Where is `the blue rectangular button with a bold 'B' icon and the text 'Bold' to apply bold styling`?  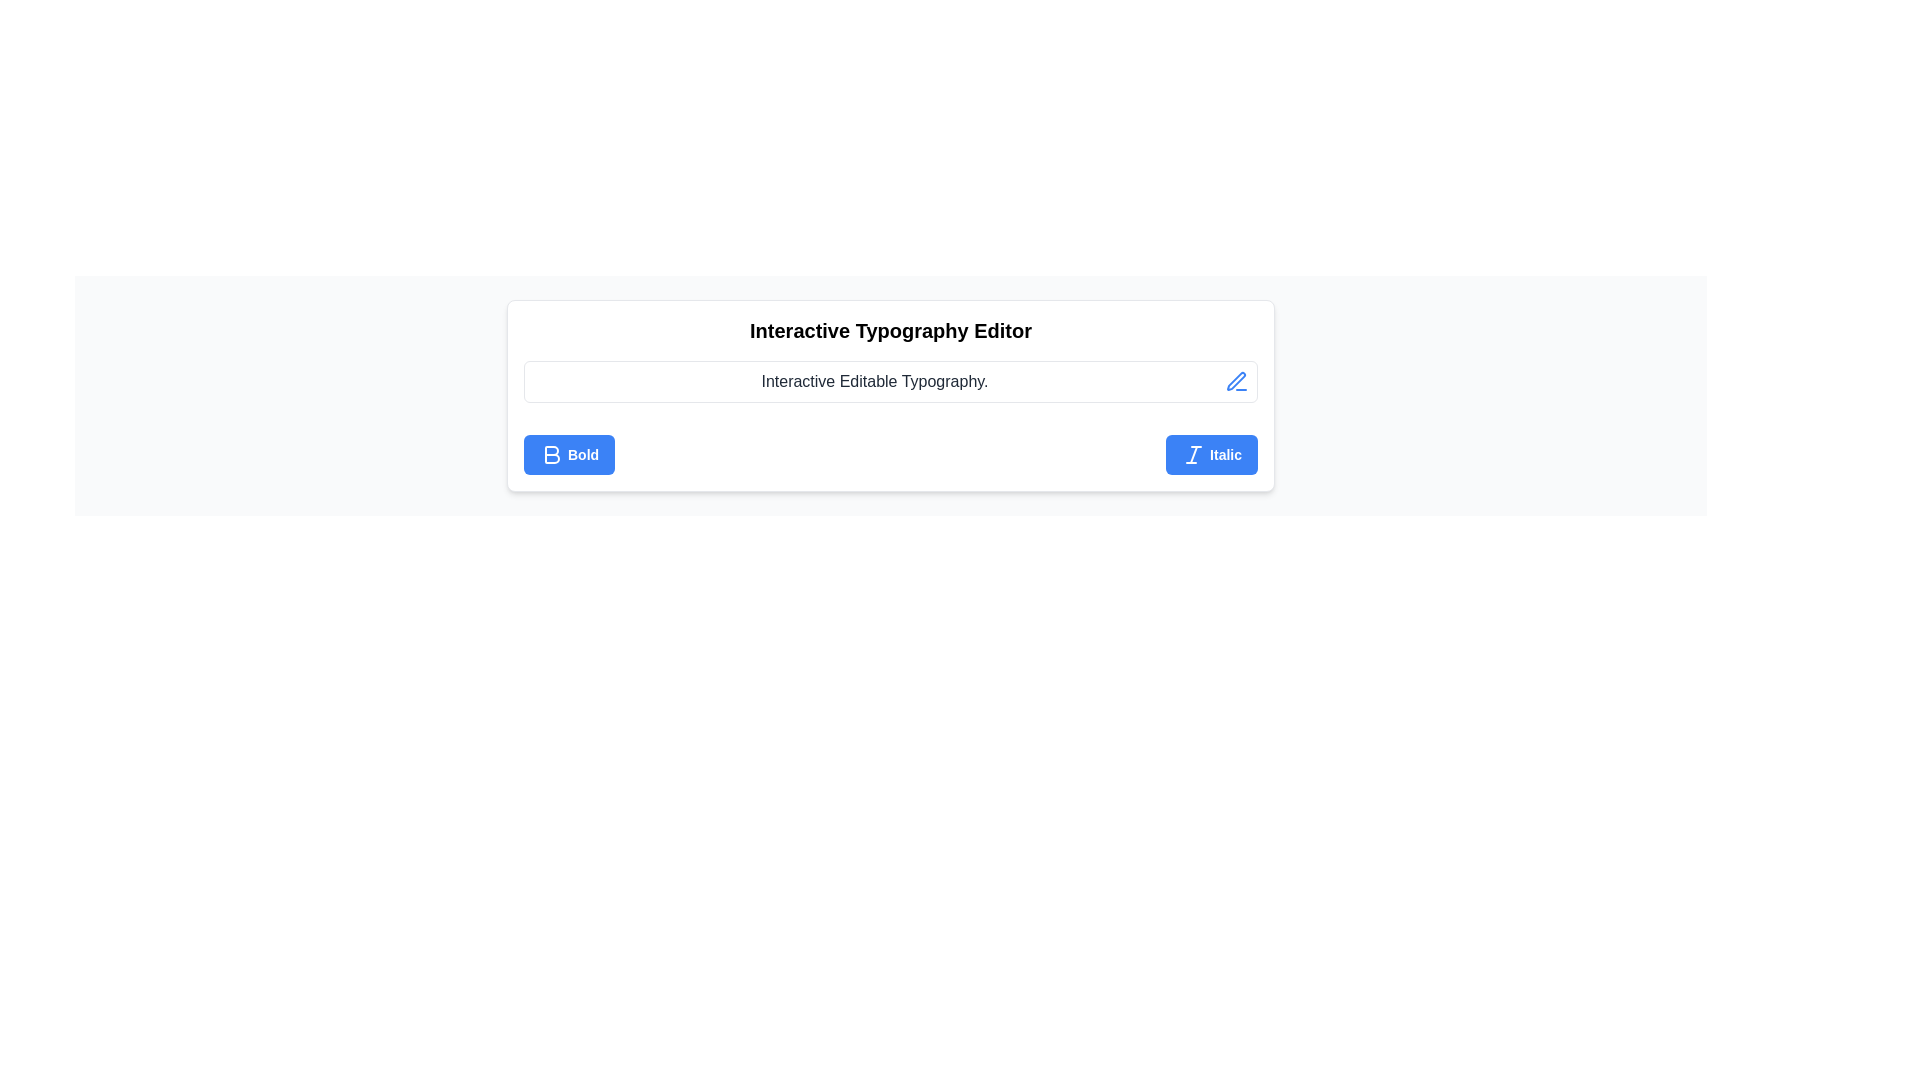 the blue rectangular button with a bold 'B' icon and the text 'Bold' to apply bold styling is located at coordinates (568, 455).